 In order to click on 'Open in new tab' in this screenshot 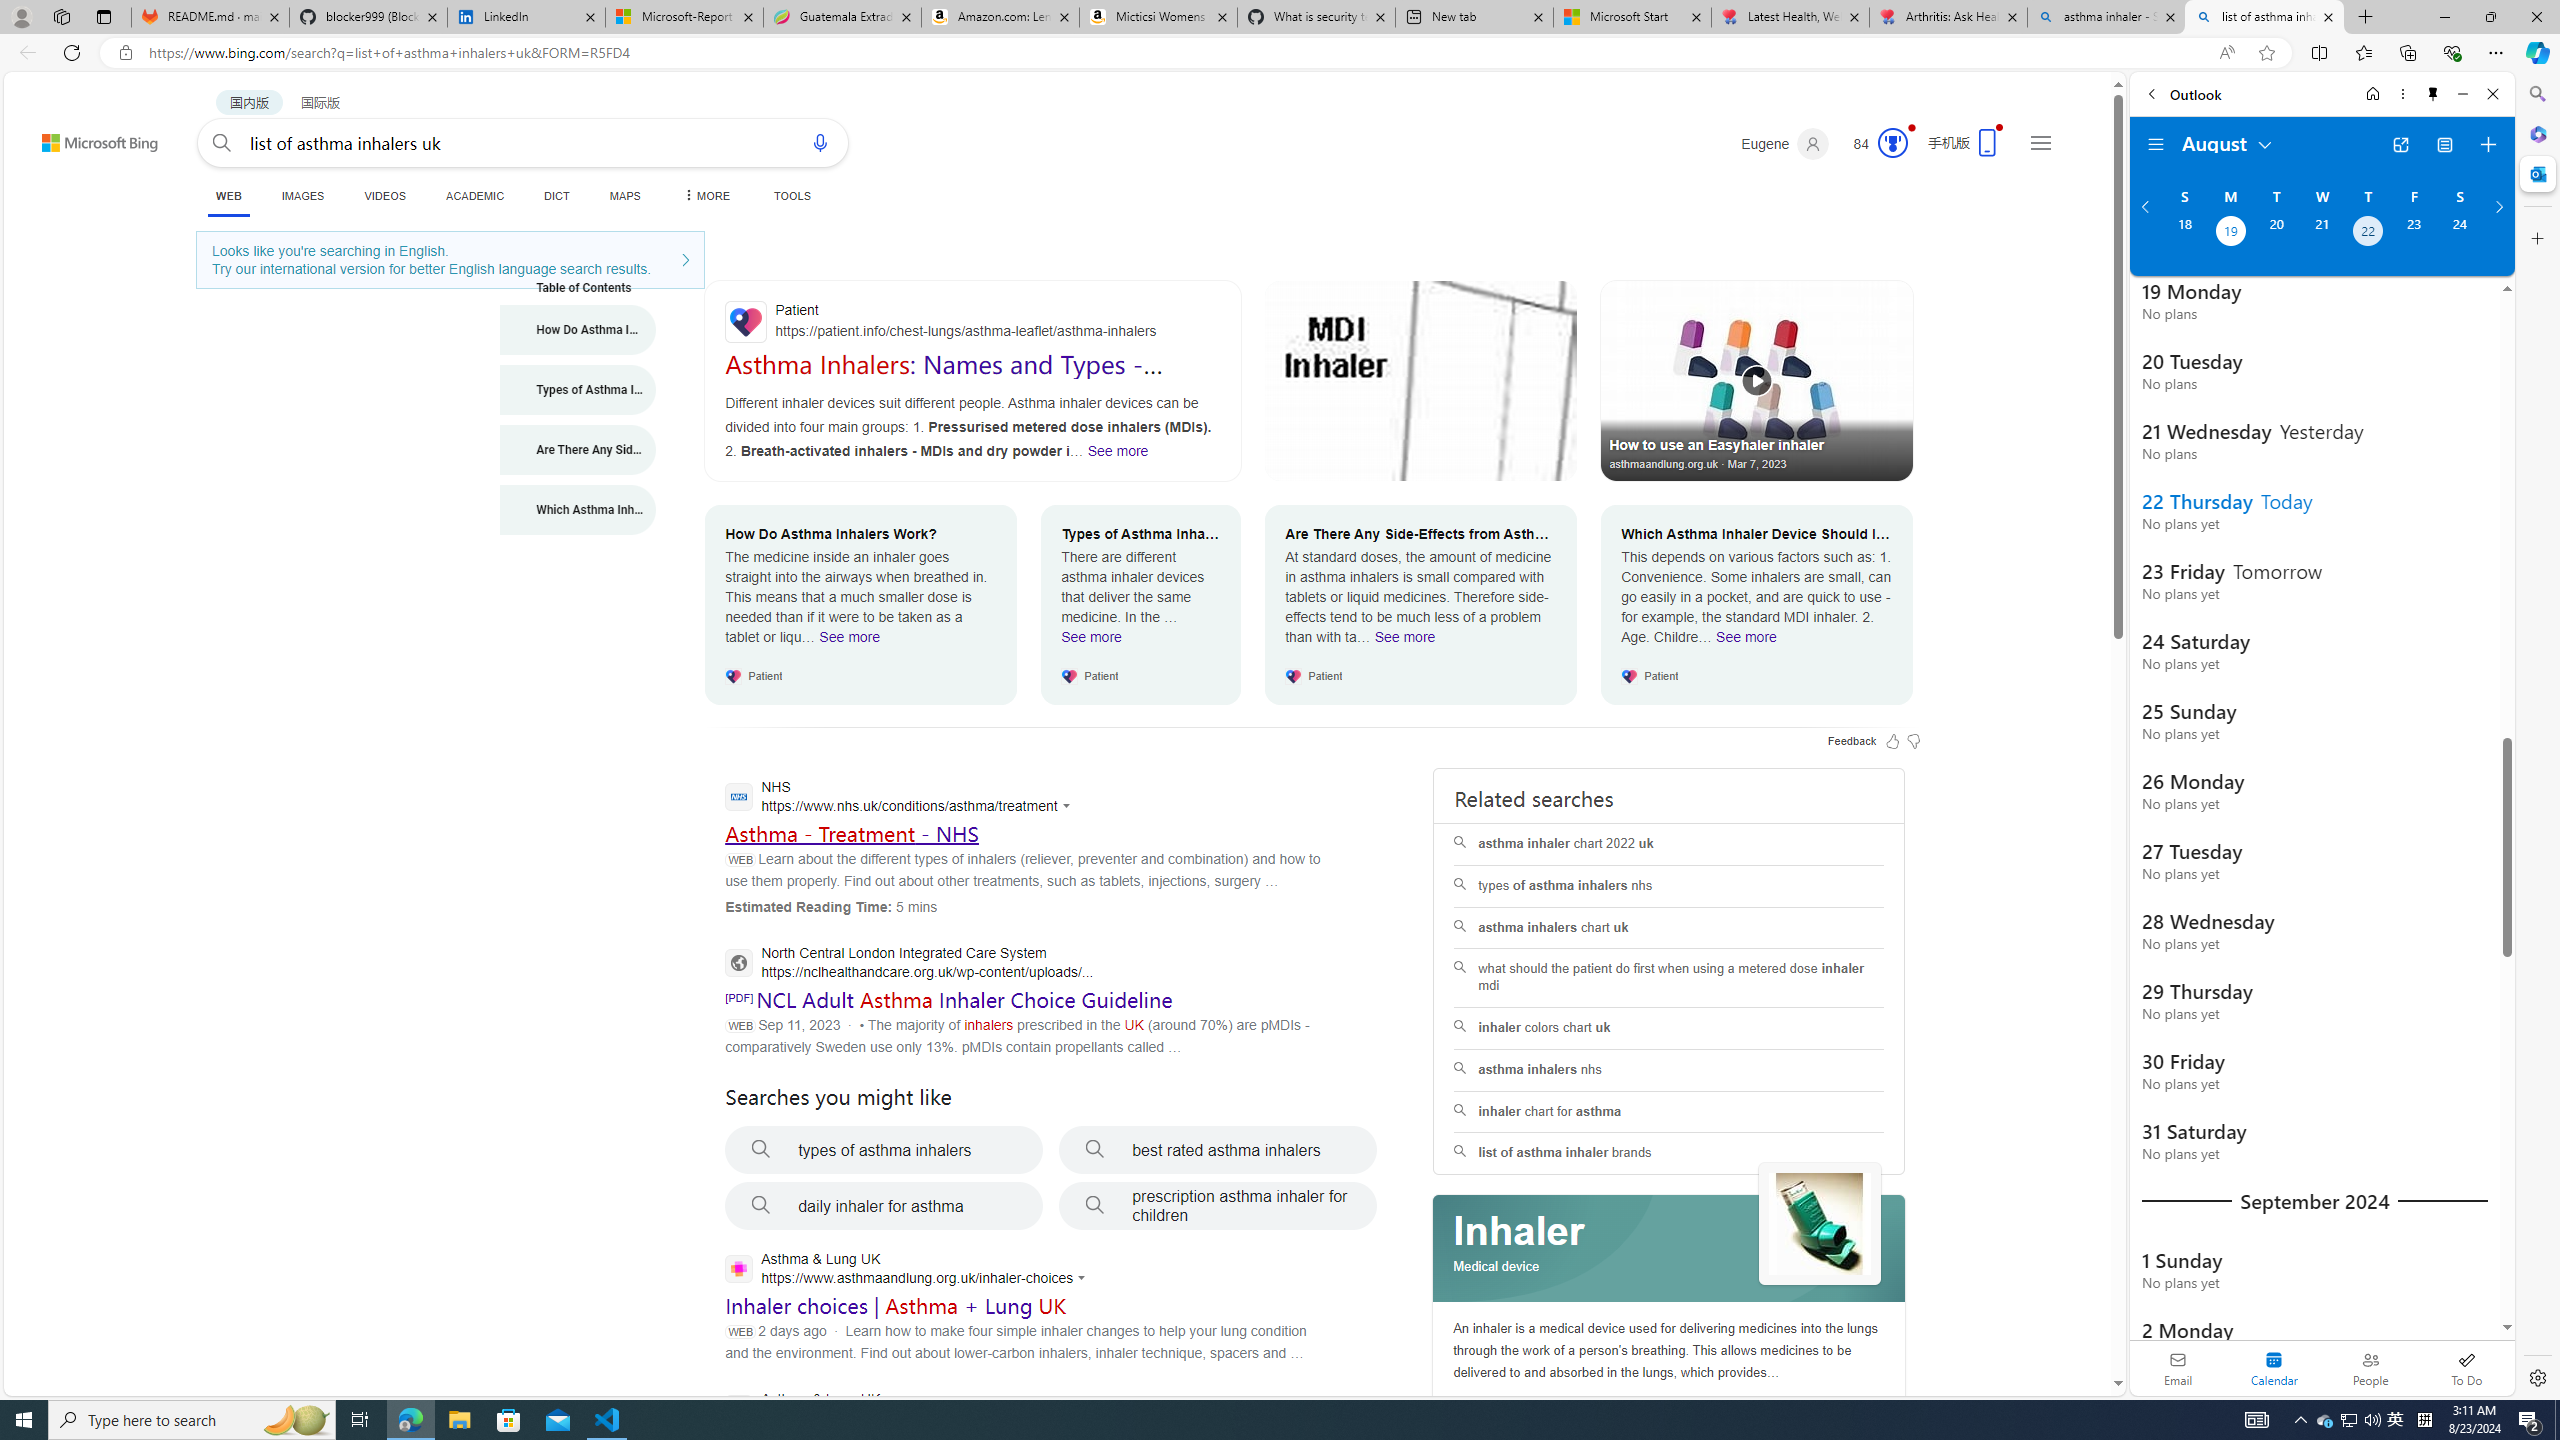, I will do `click(2401, 145)`.